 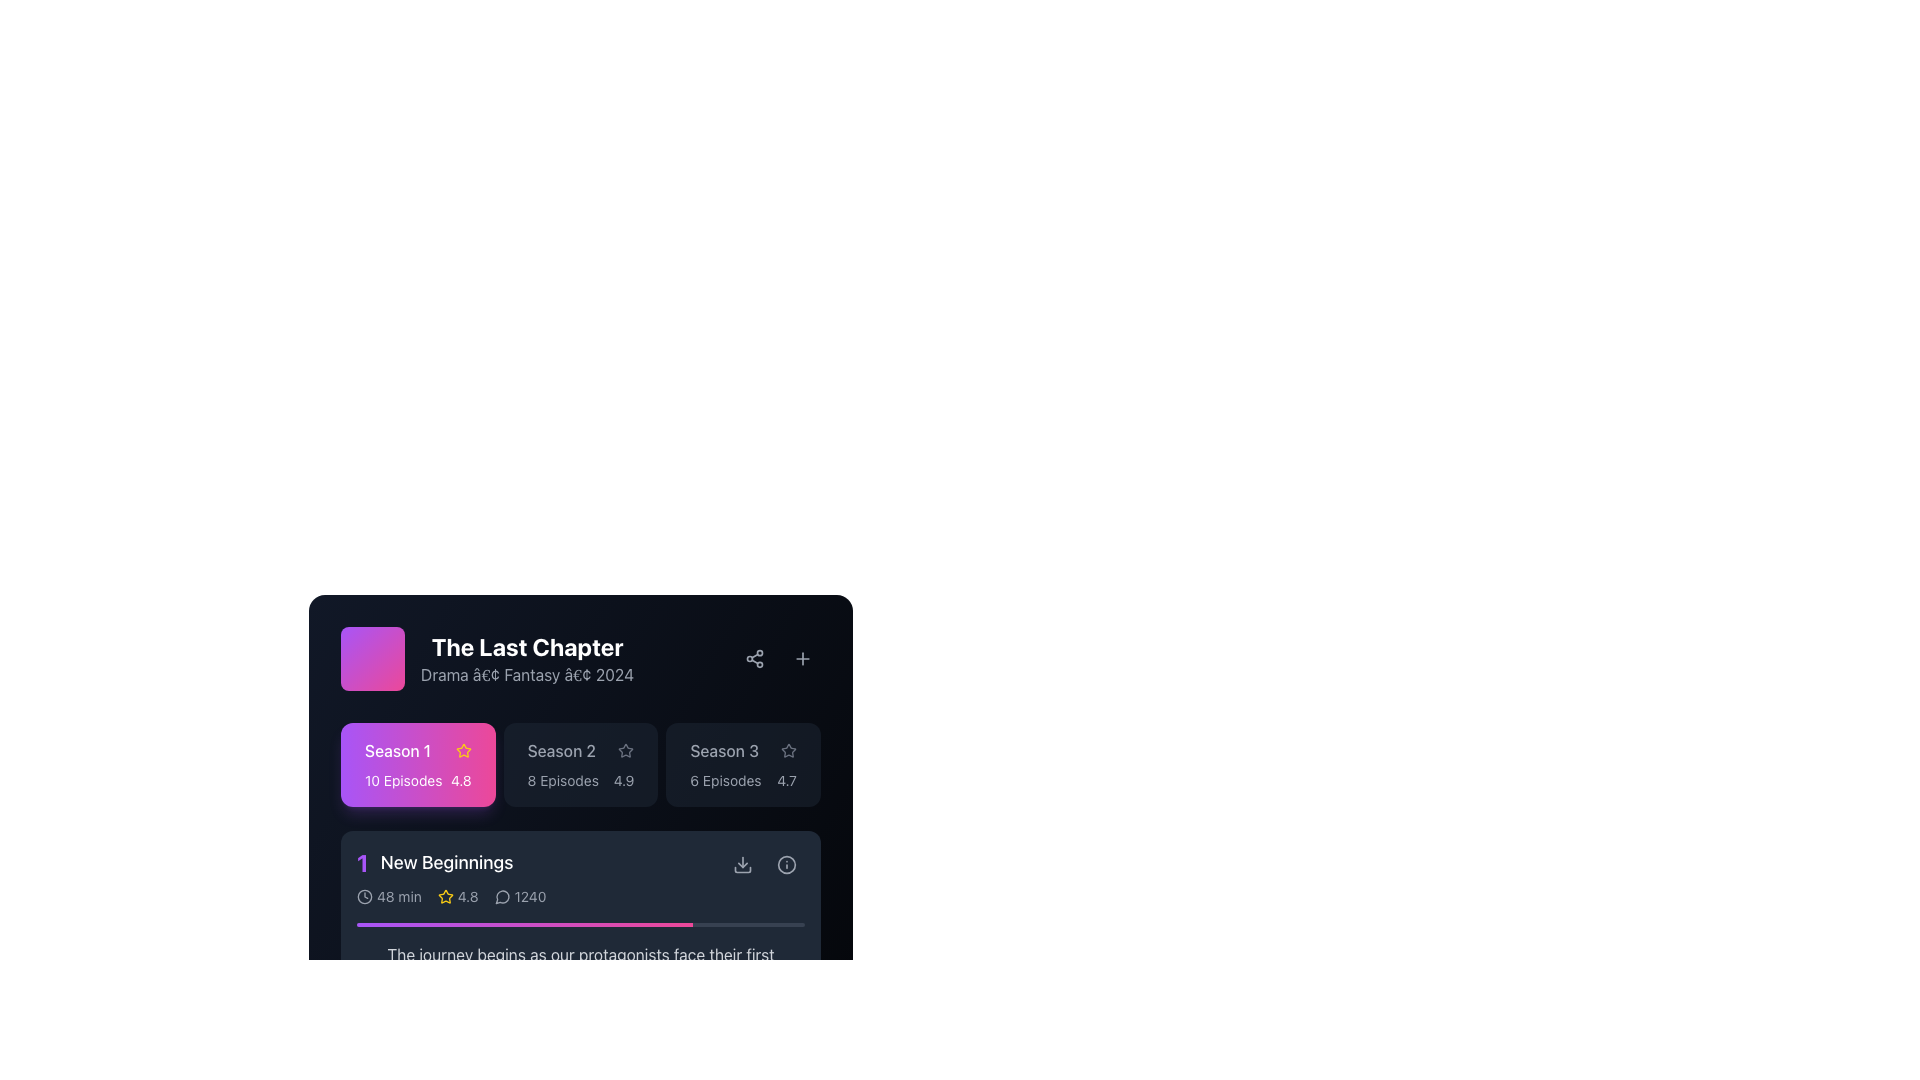 What do you see at coordinates (742, 869) in the screenshot?
I see `the downward-facing arrow icon within the 'New Beginnings' section` at bounding box center [742, 869].